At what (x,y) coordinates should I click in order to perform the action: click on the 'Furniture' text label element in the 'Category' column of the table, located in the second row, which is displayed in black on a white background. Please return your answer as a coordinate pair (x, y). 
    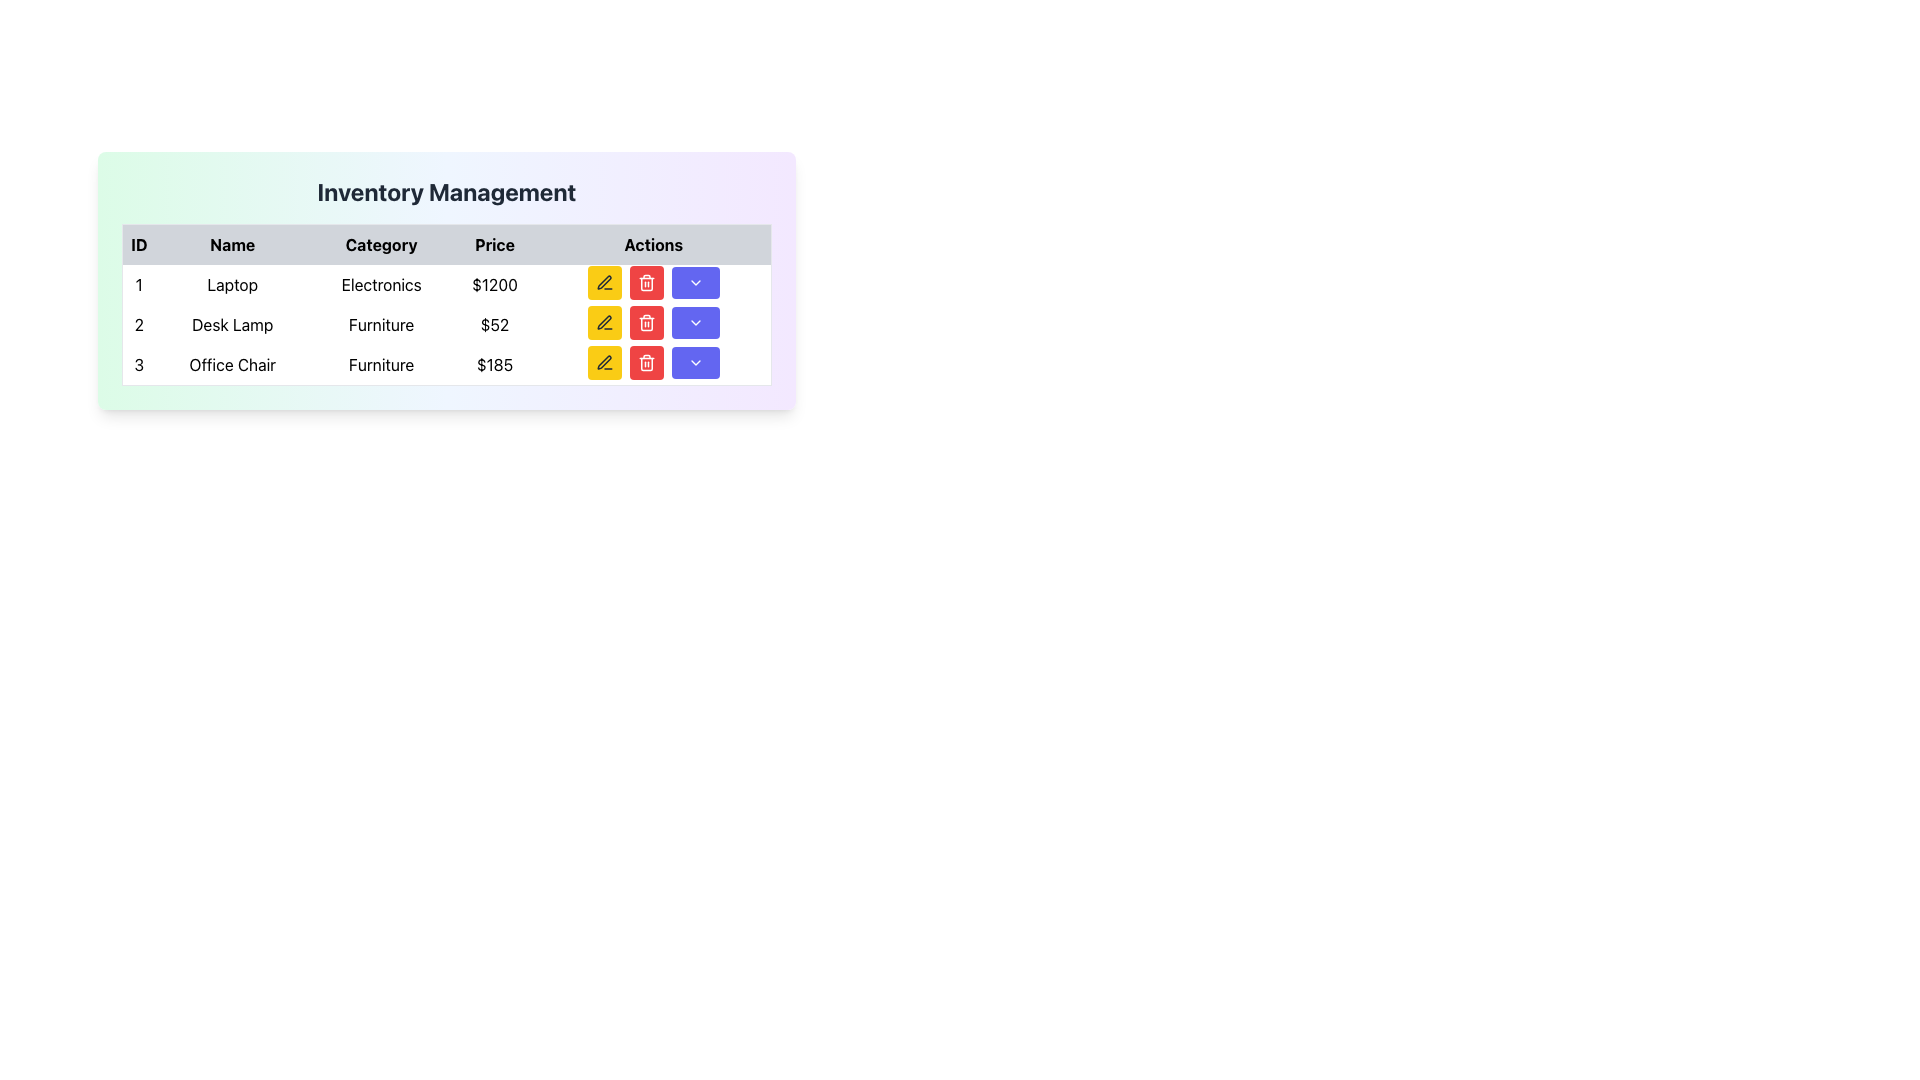
    Looking at the image, I should click on (381, 323).